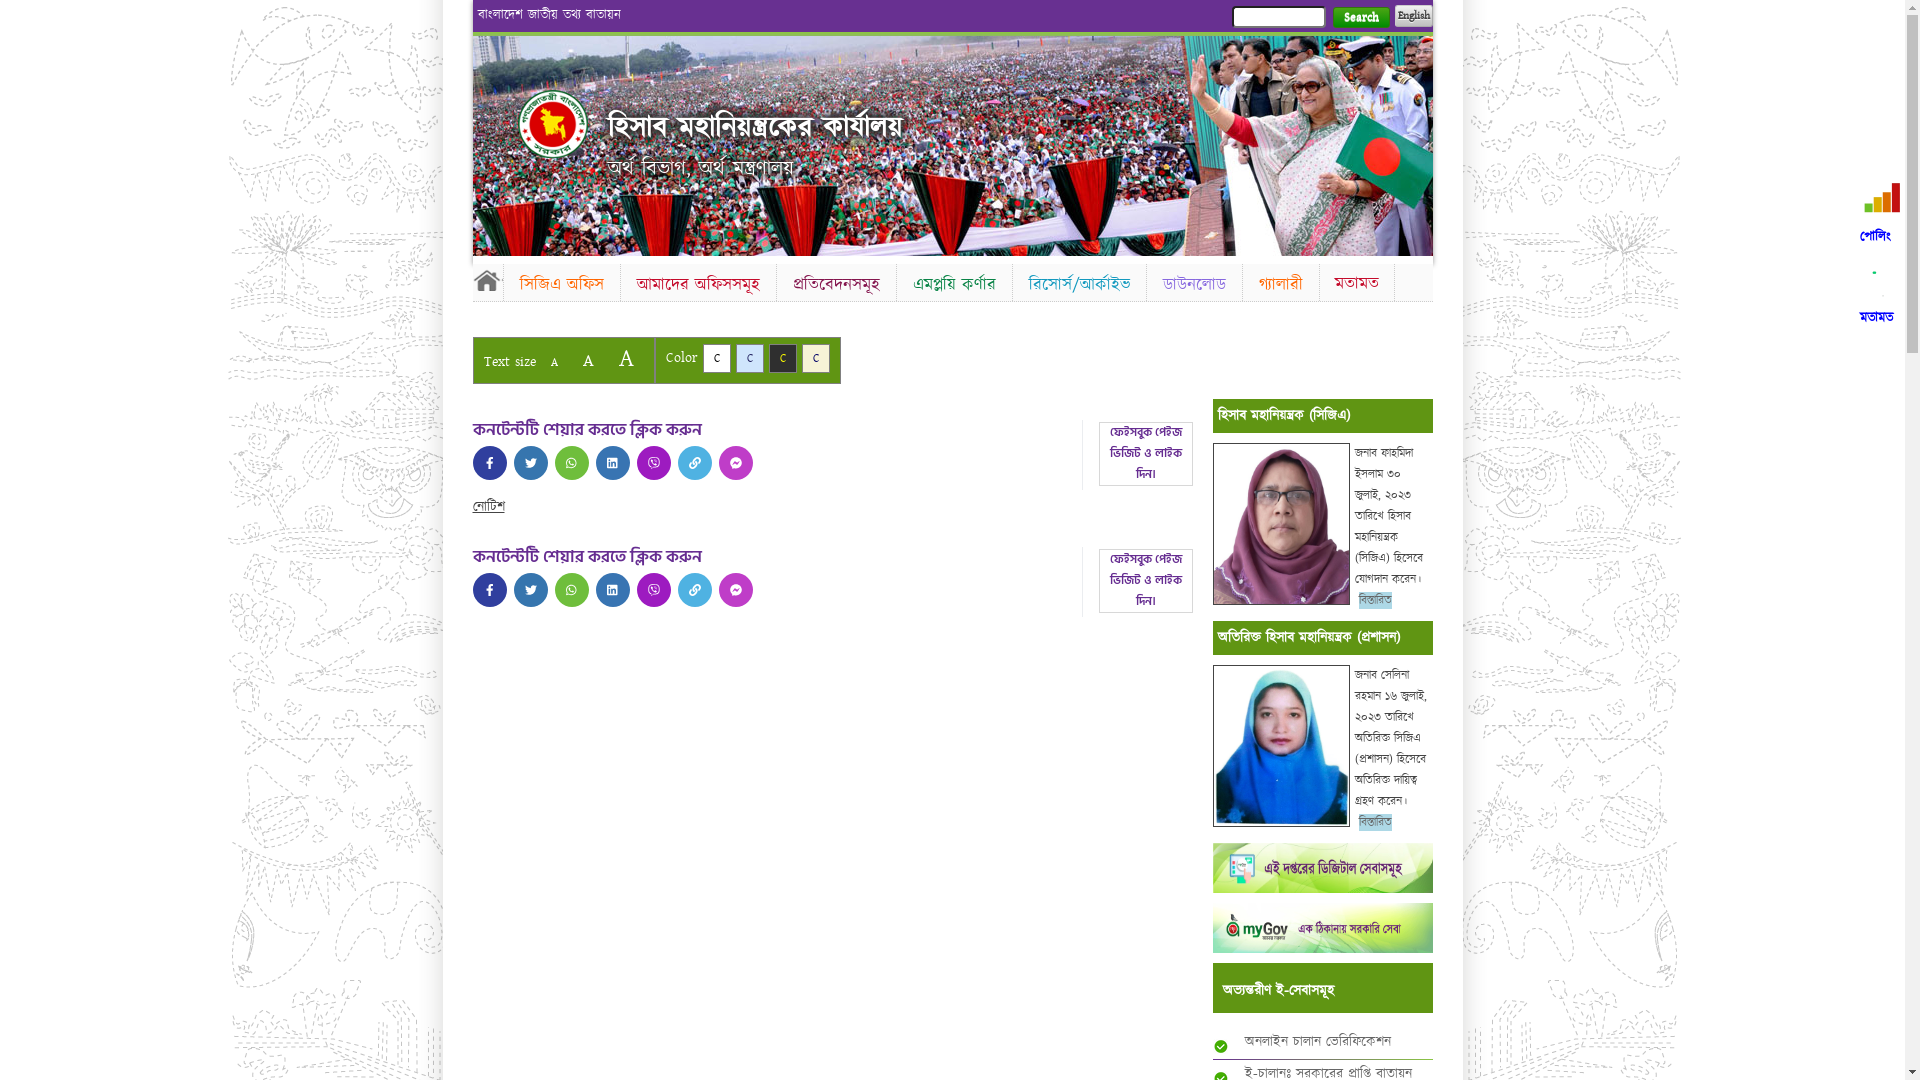  What do you see at coordinates (1360, 17) in the screenshot?
I see `'Search'` at bounding box center [1360, 17].